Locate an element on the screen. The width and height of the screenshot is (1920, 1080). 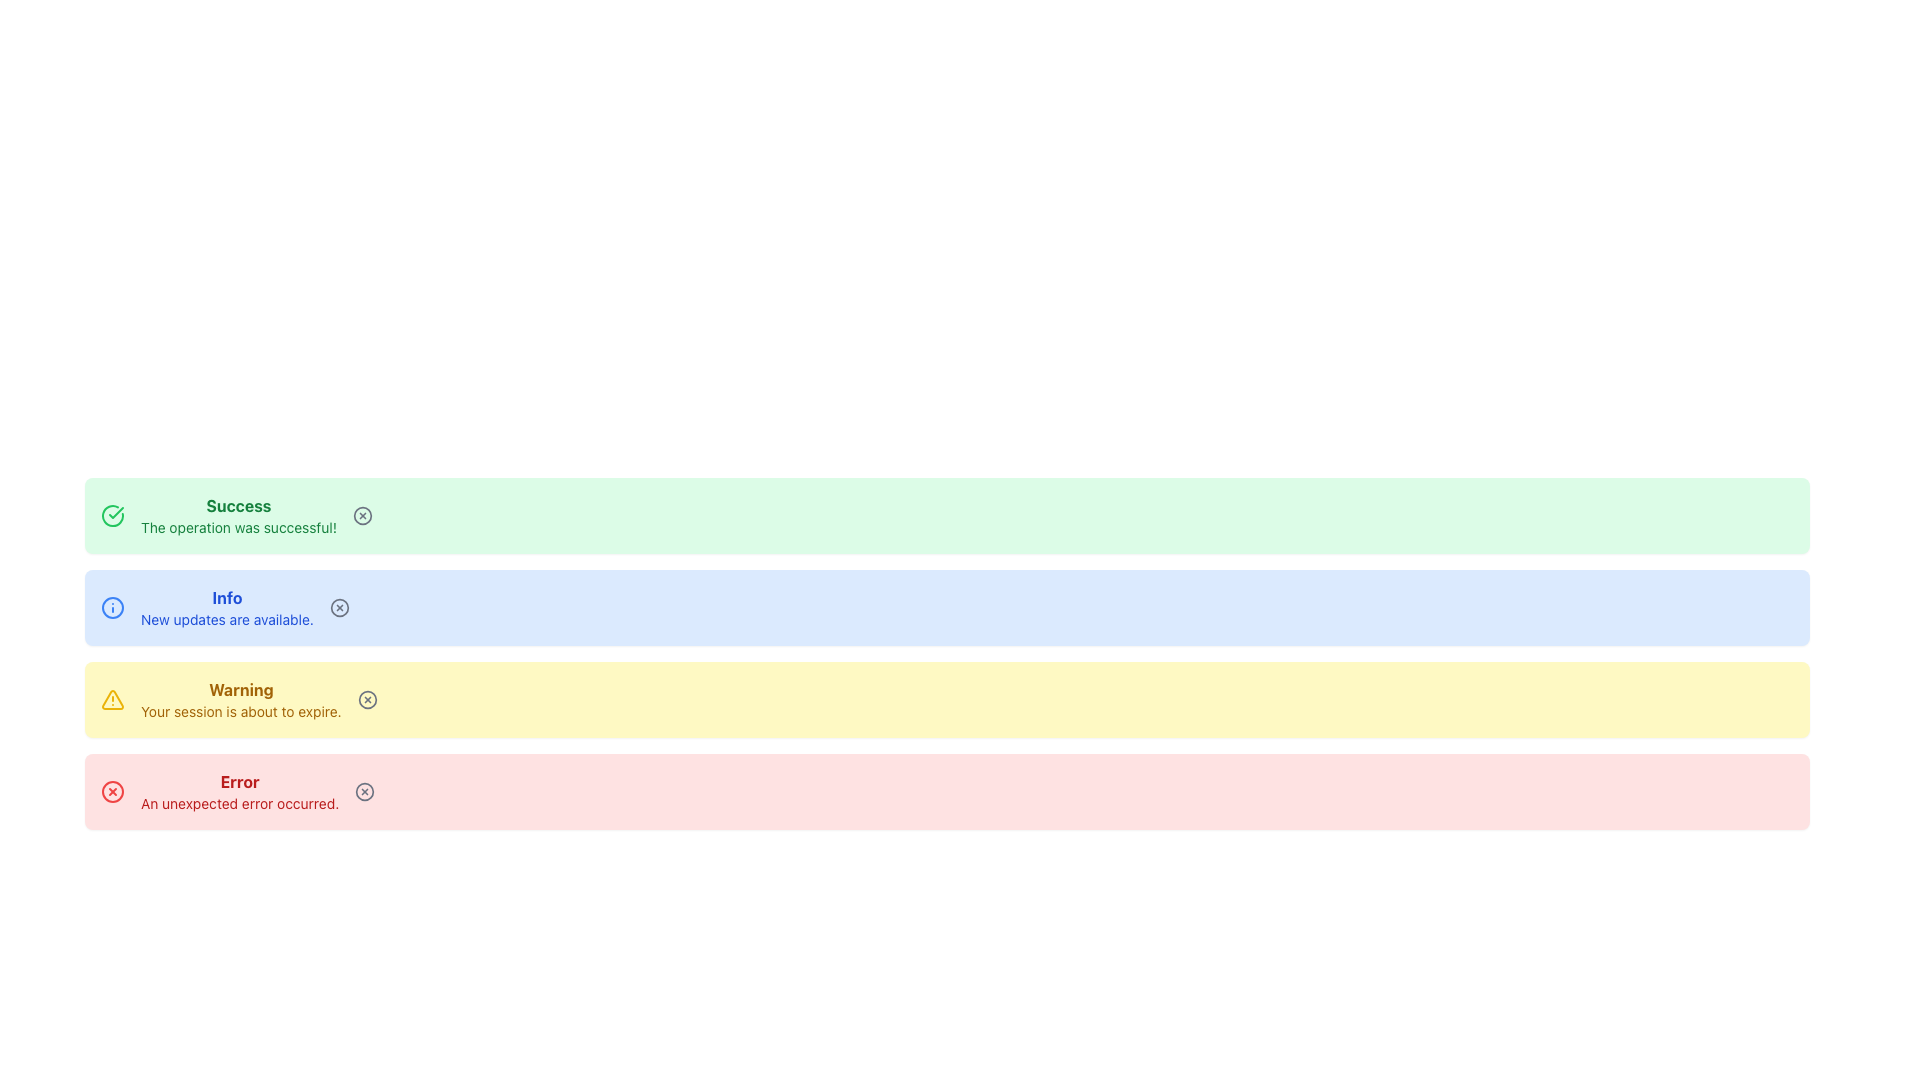
the button located in the error message notification bar, to the far right of the text 'Error An unexpected error occurred.' is located at coordinates (365, 790).